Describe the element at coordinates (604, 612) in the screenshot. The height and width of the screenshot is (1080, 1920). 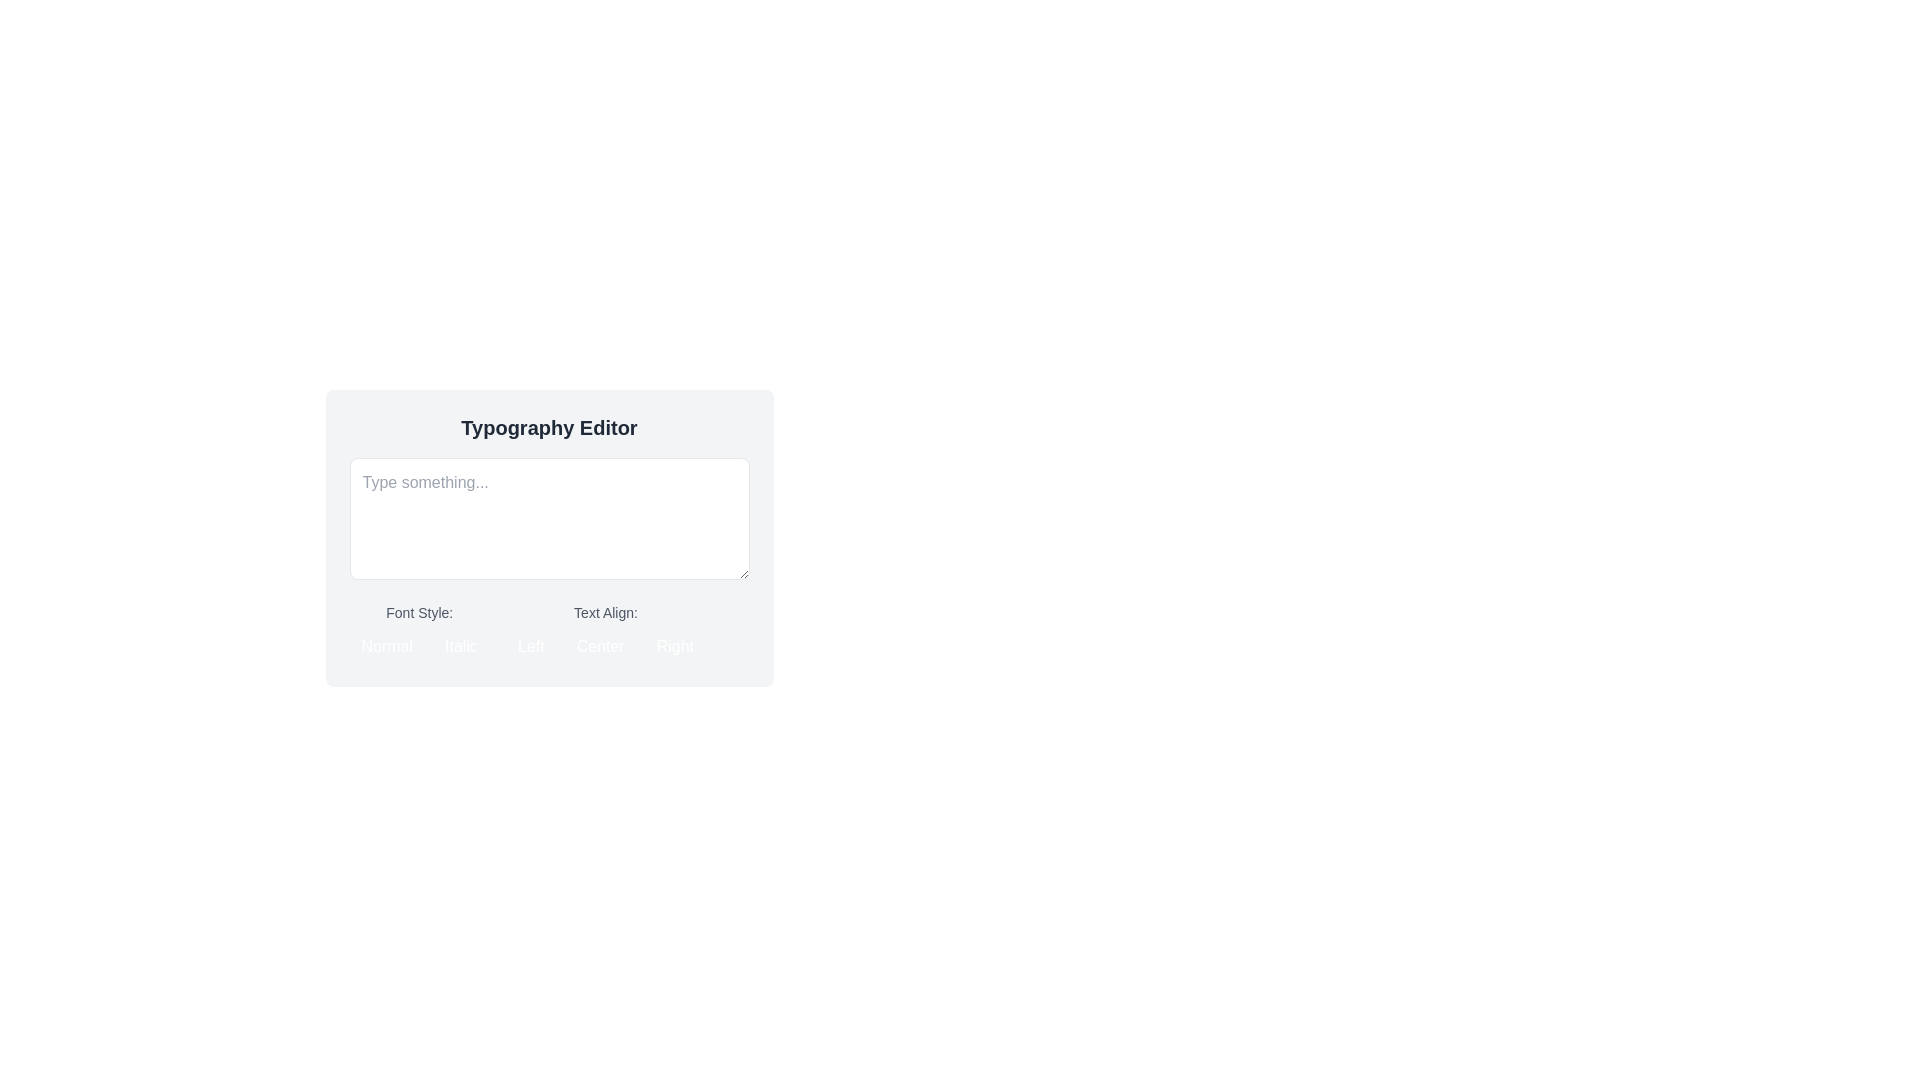
I see `the text label displaying 'Text Align:' which is styled with a small font size and gray coloring, positioned above the text alignment buttons in the 'Typography Editor' form` at that location.